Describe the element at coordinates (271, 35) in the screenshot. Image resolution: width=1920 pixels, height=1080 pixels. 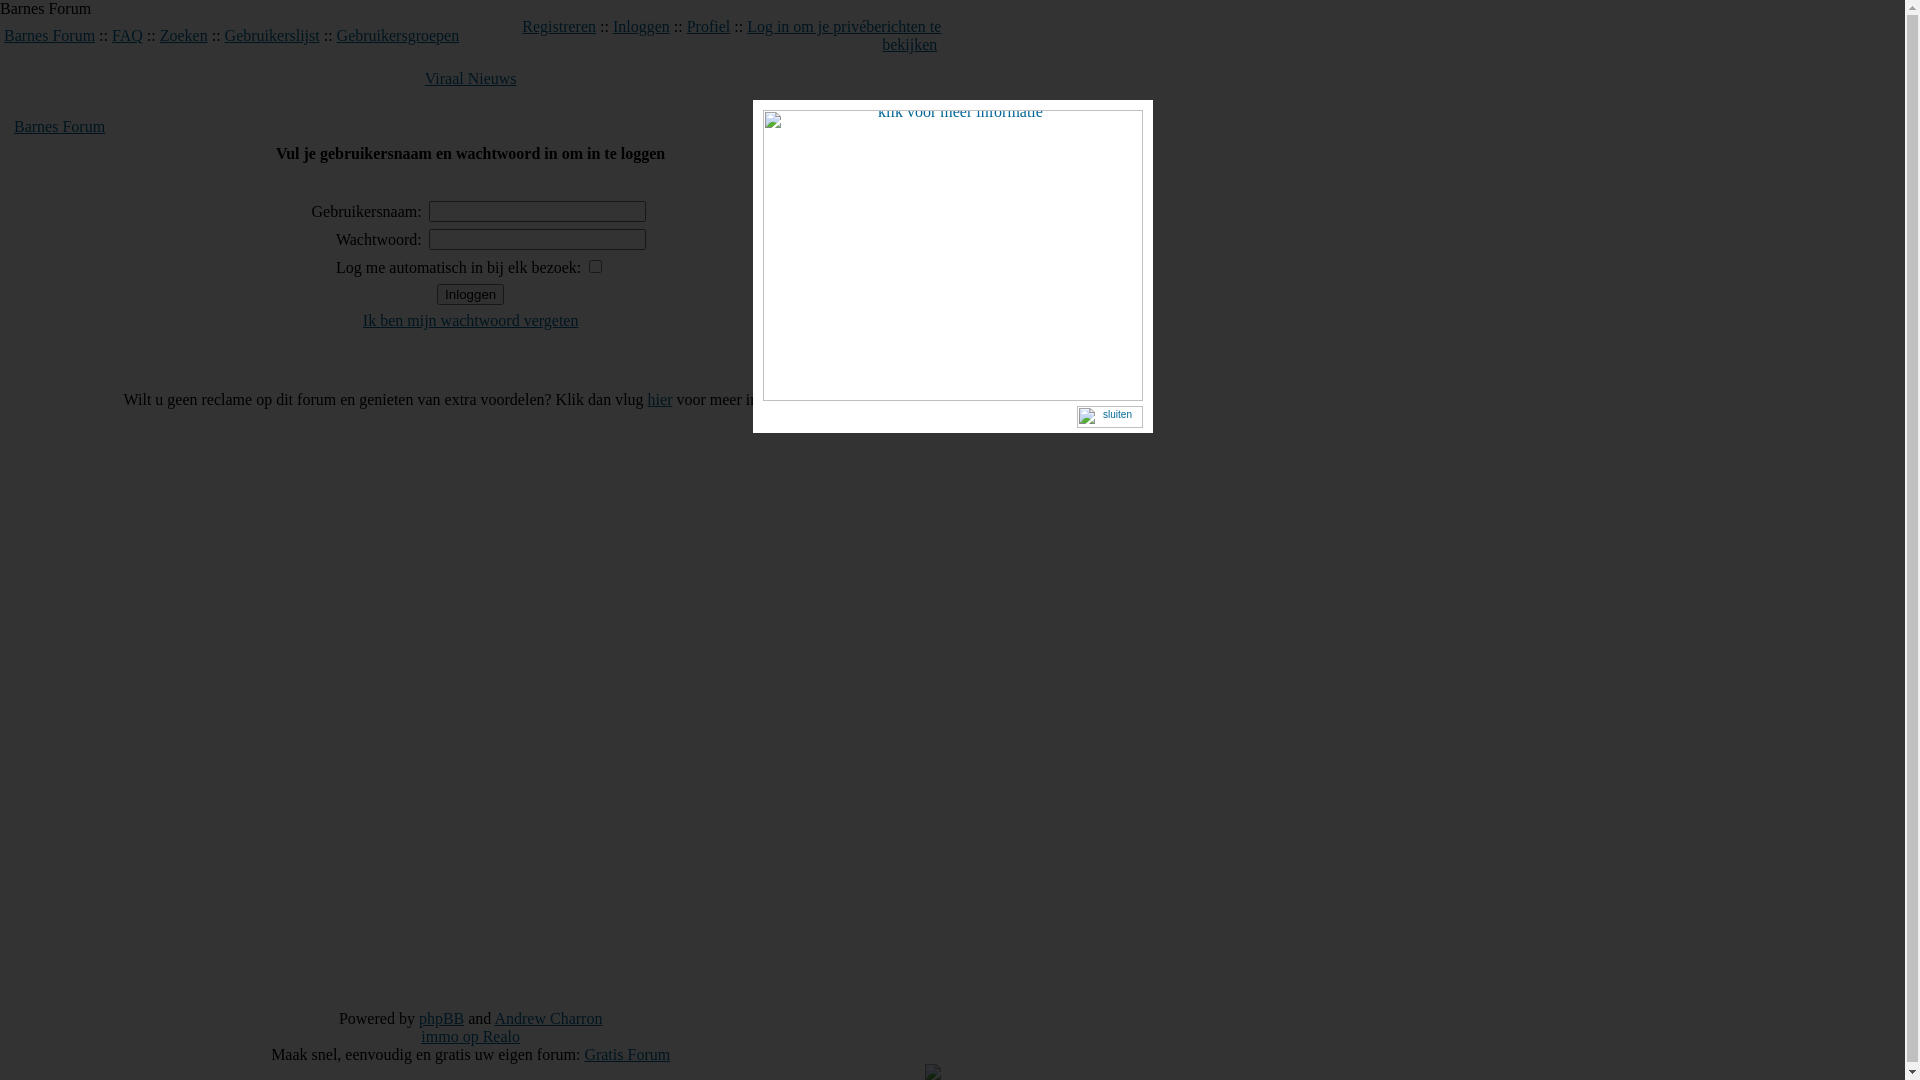
I see `'Gebruikerslijst'` at that location.